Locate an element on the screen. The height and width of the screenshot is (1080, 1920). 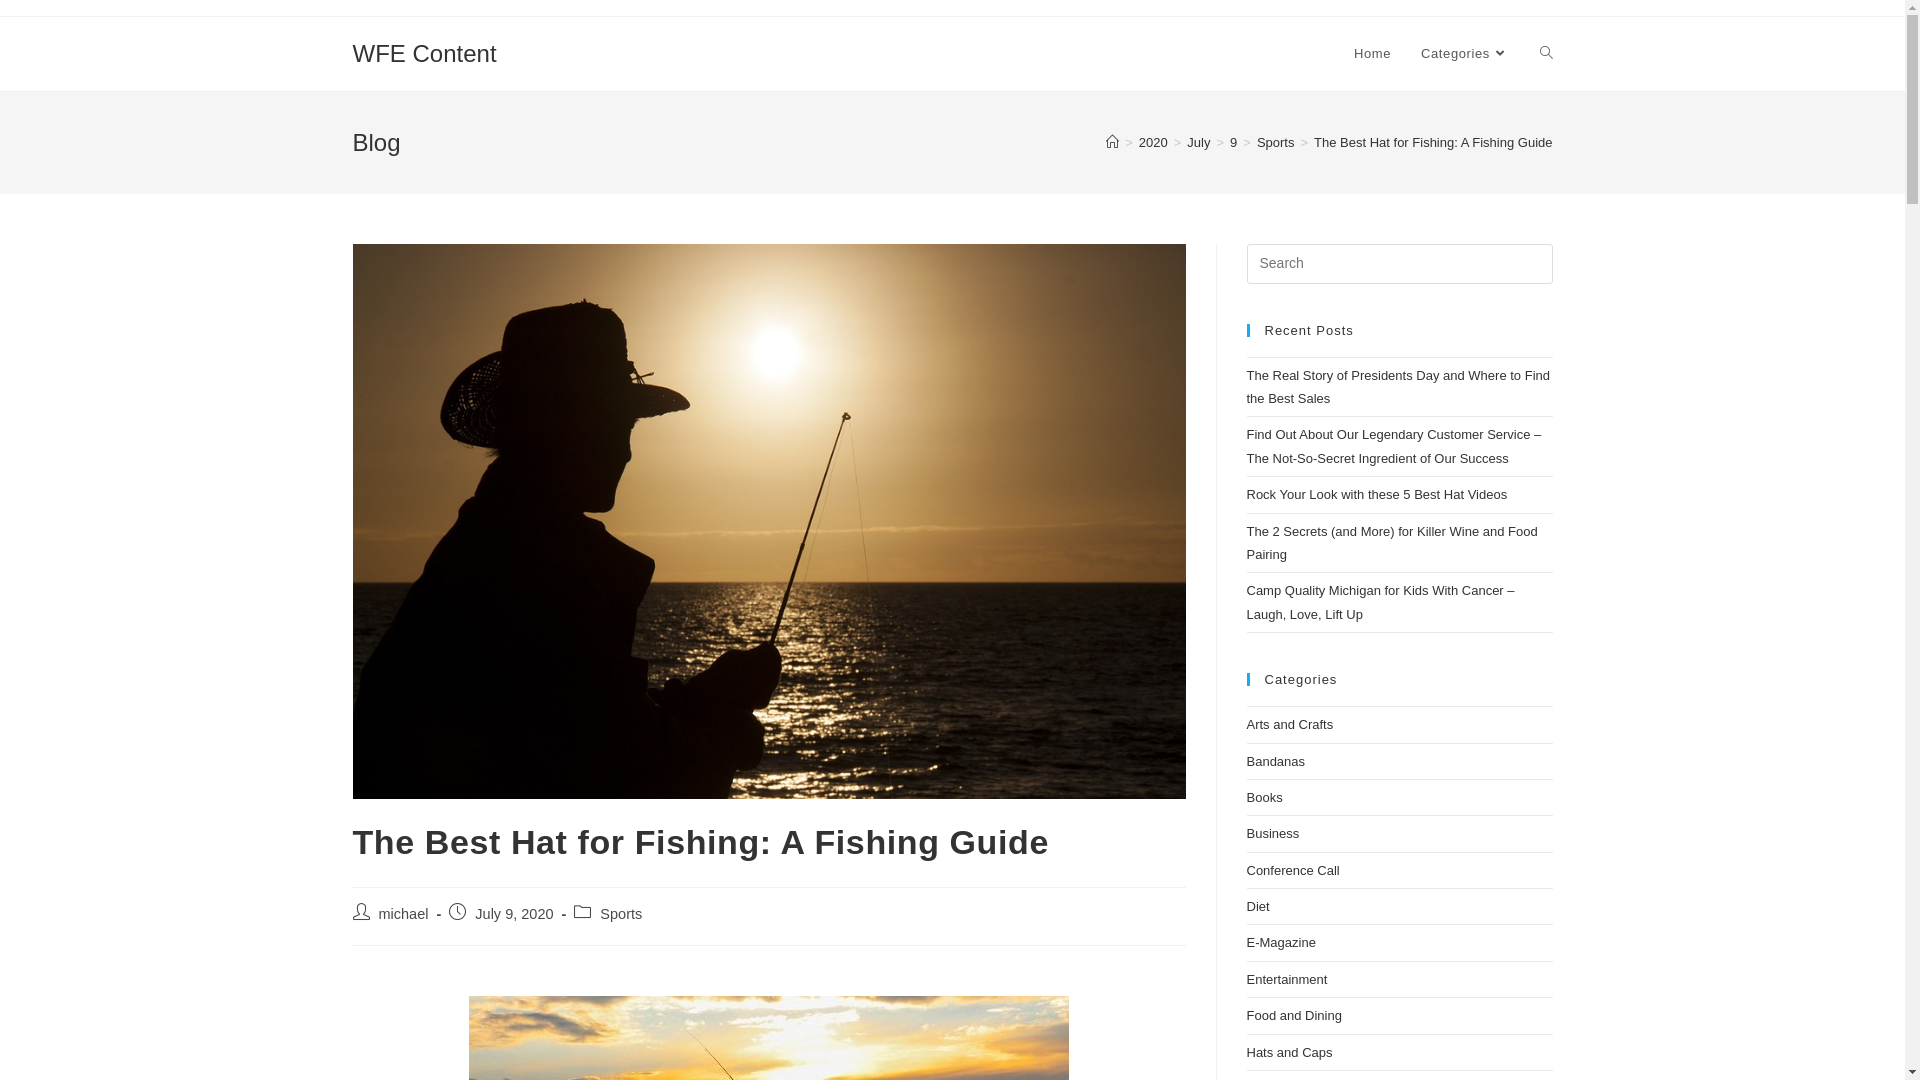
'Business' is located at coordinates (1271, 833).